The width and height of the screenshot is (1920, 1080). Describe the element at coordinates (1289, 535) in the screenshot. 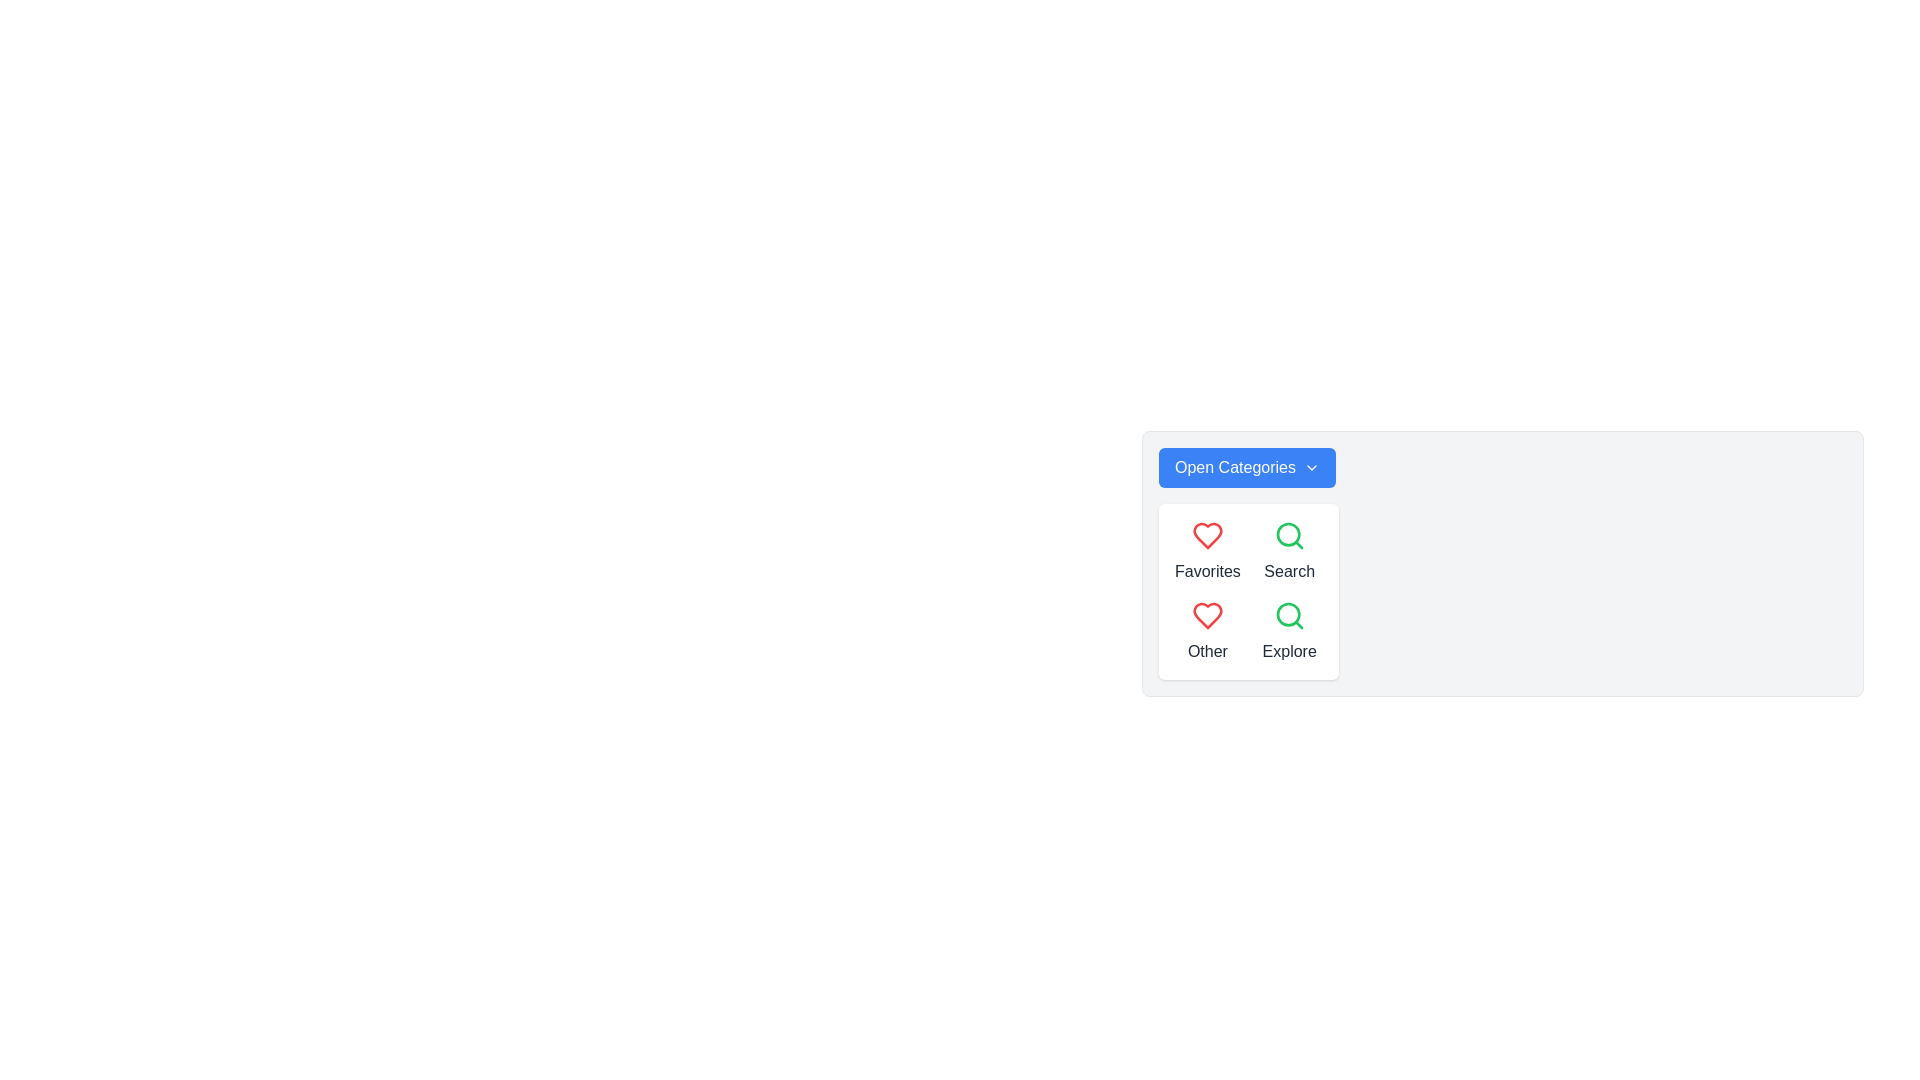

I see `the green magnifying glass icon in the second position of the vertical icon arrangement` at that location.